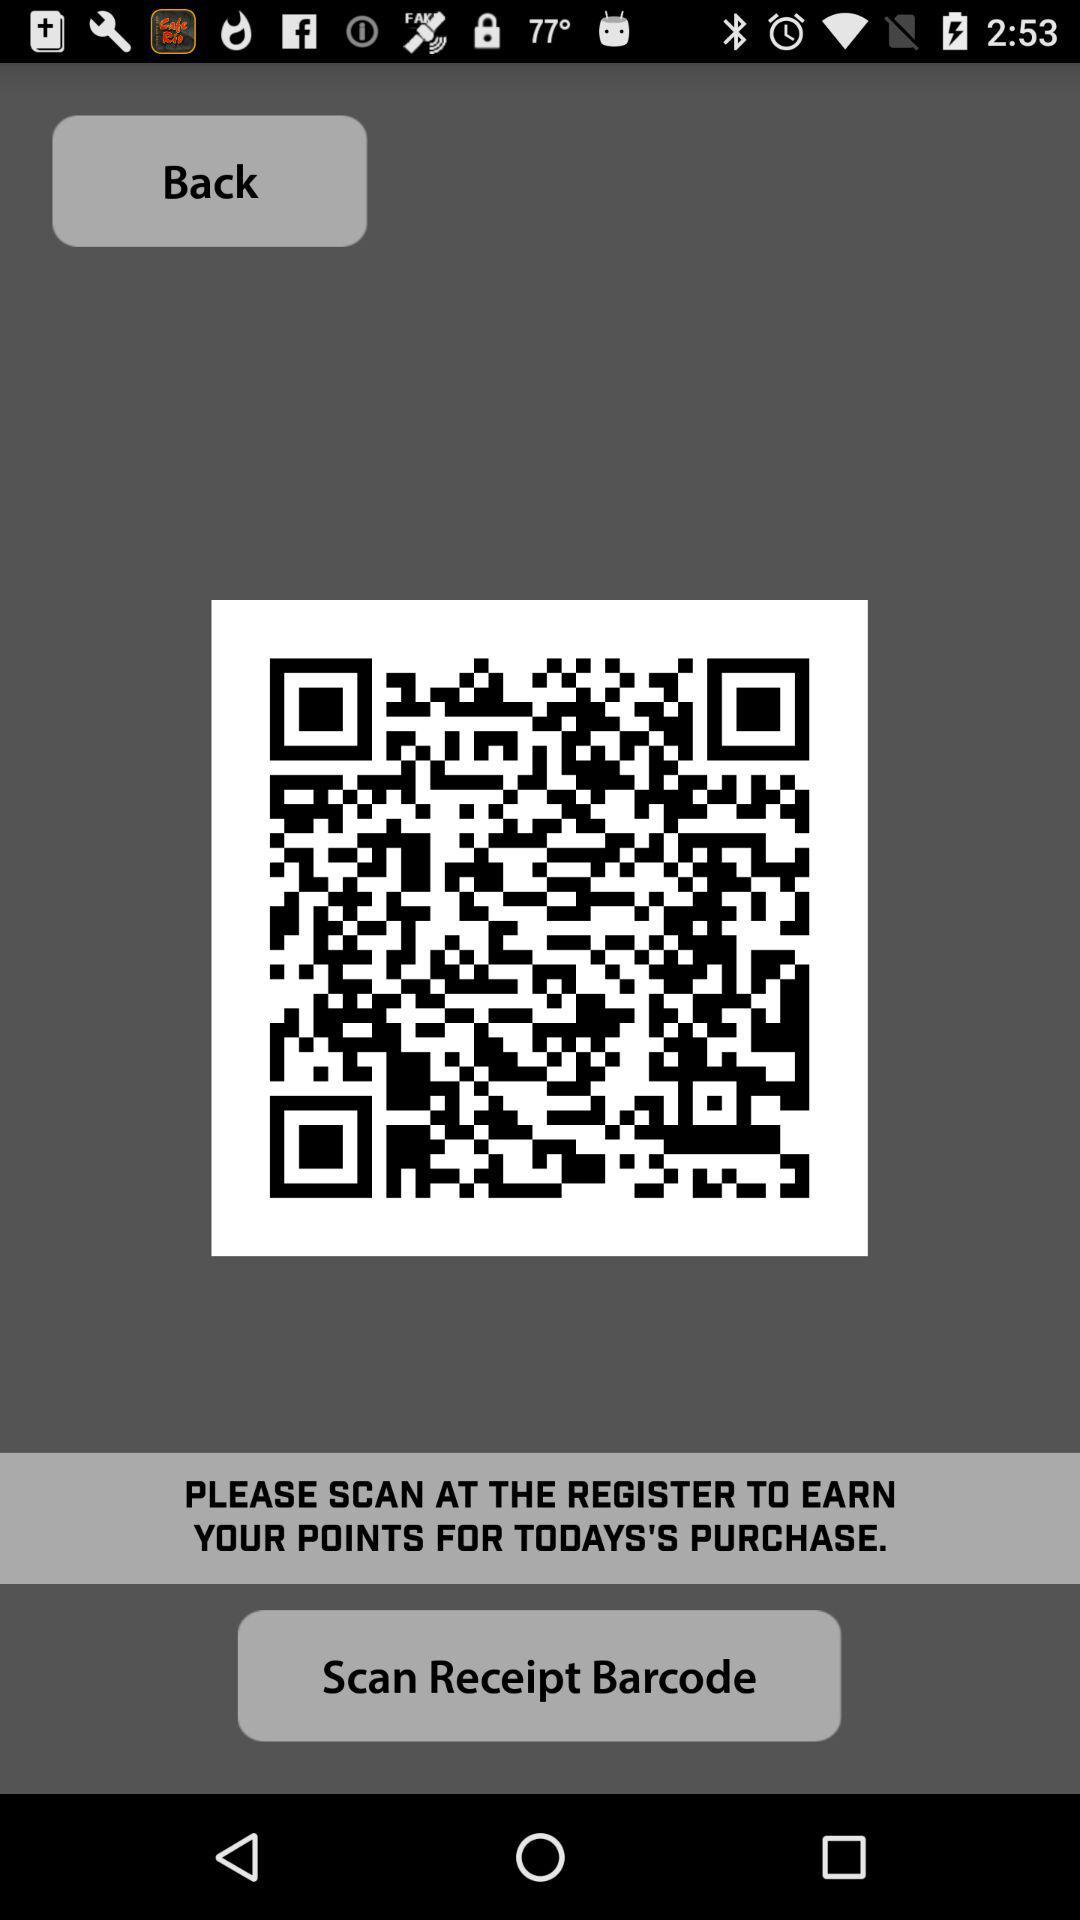 Image resolution: width=1080 pixels, height=1920 pixels. Describe the element at coordinates (538, 1675) in the screenshot. I see `icon below the please scan at icon` at that location.